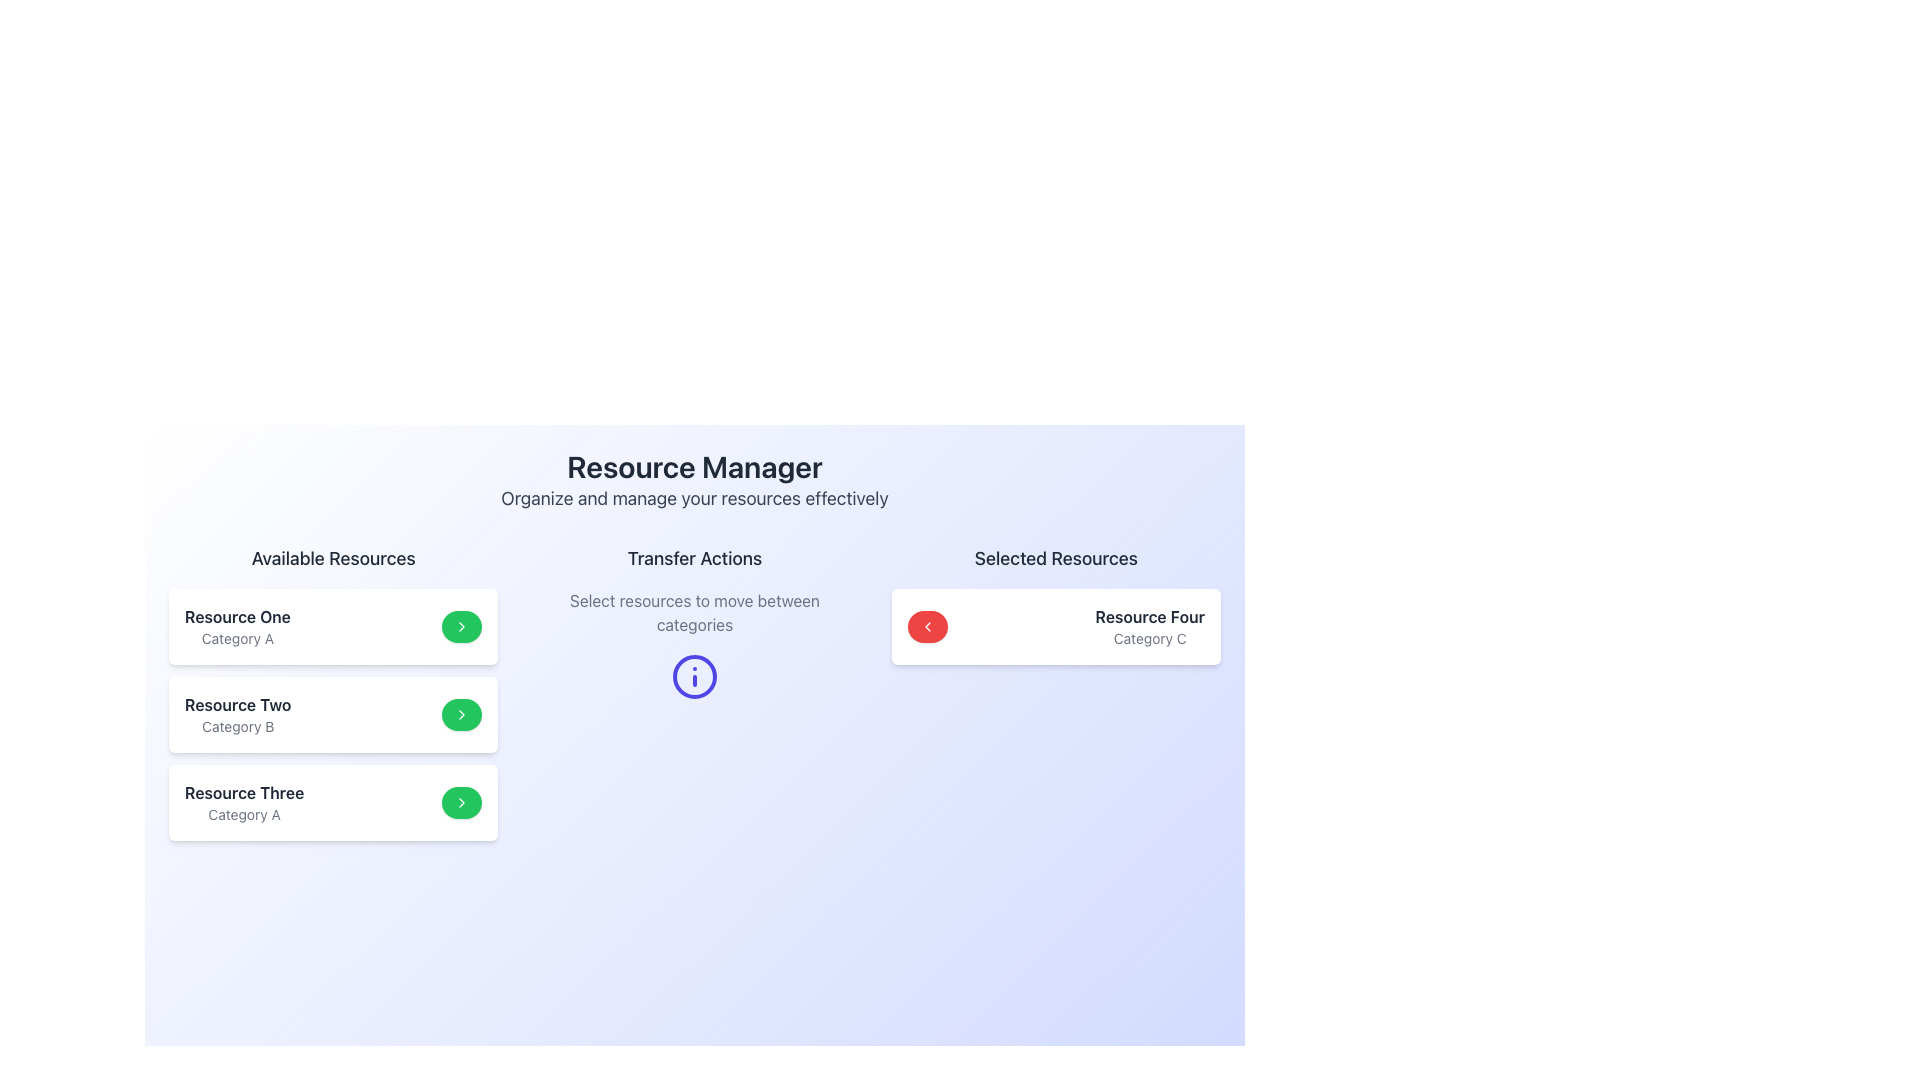 The image size is (1920, 1080). Describe the element at coordinates (333, 559) in the screenshot. I see `the heading element that indicates the section containing available resources, located above the list of resource cards` at that location.